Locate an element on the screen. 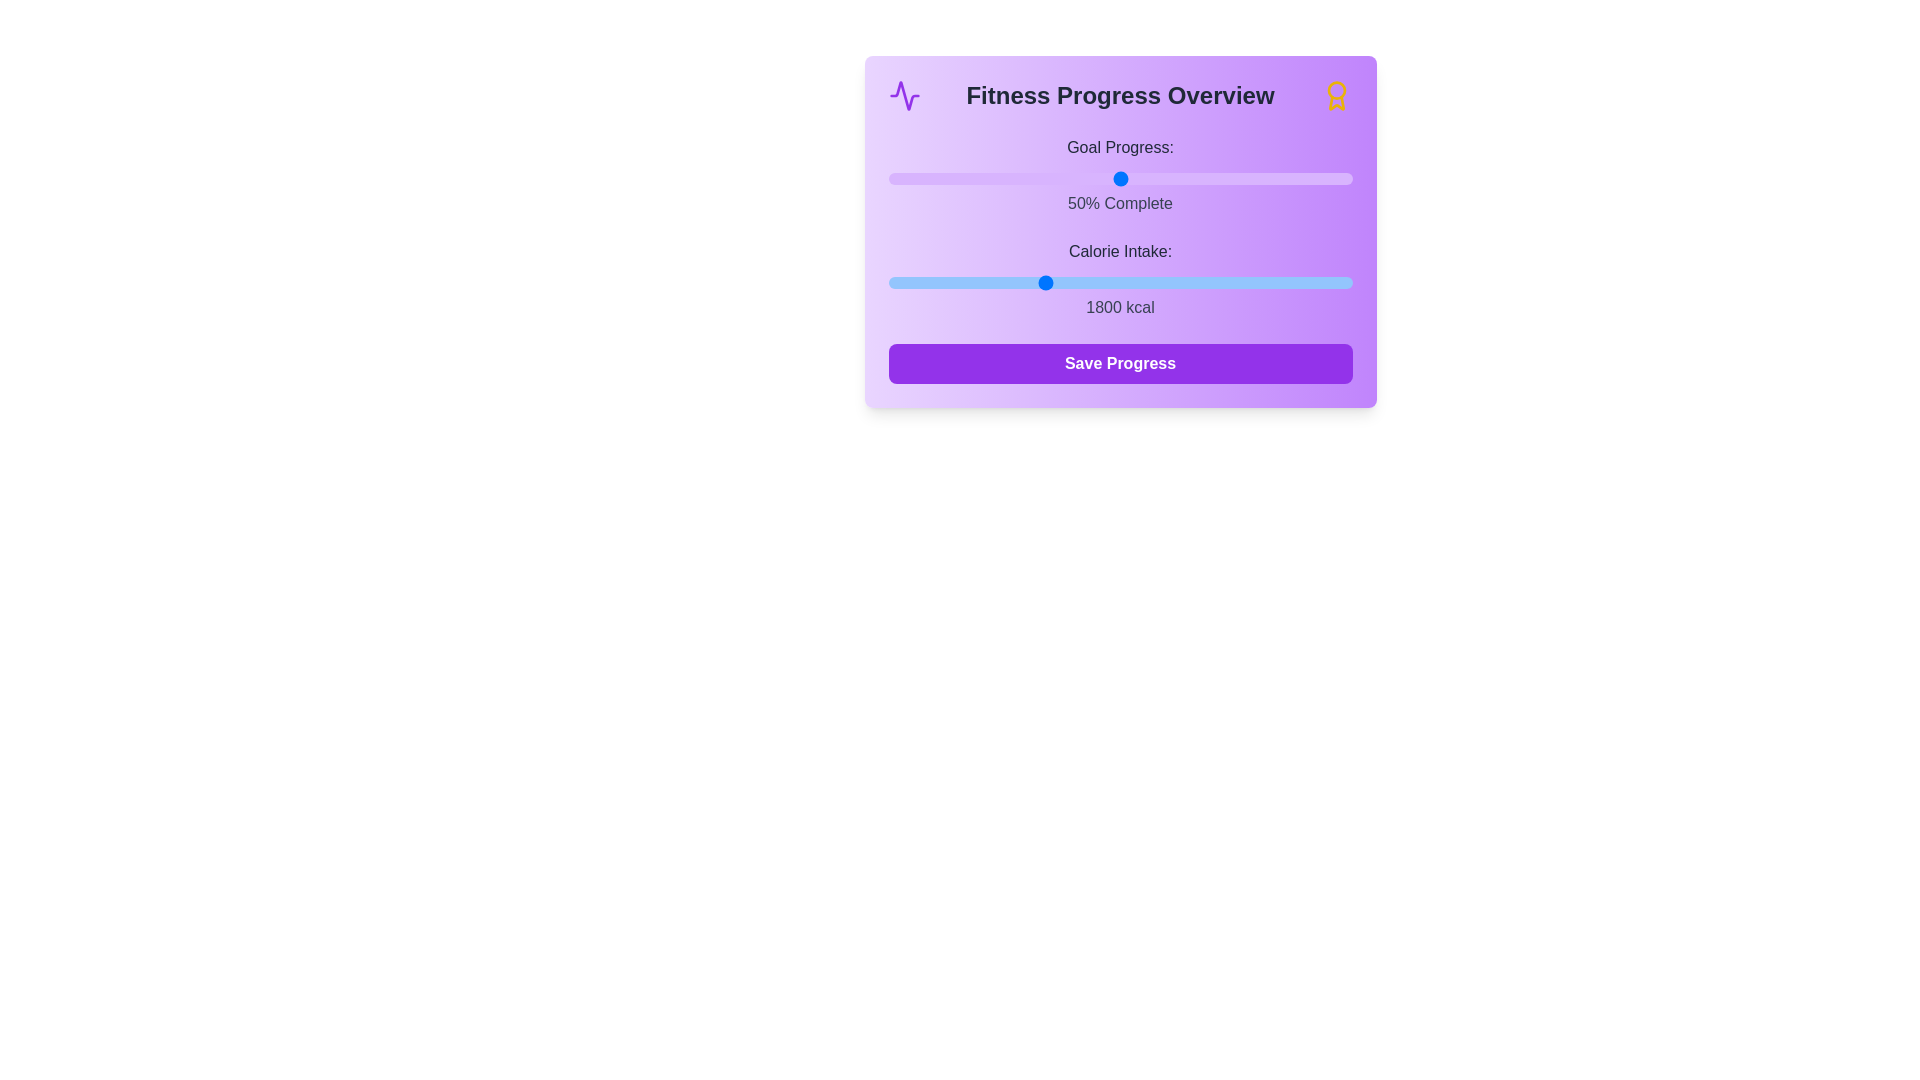 This screenshot has width=1920, height=1080. the goal progress slider is located at coordinates (1120, 177).